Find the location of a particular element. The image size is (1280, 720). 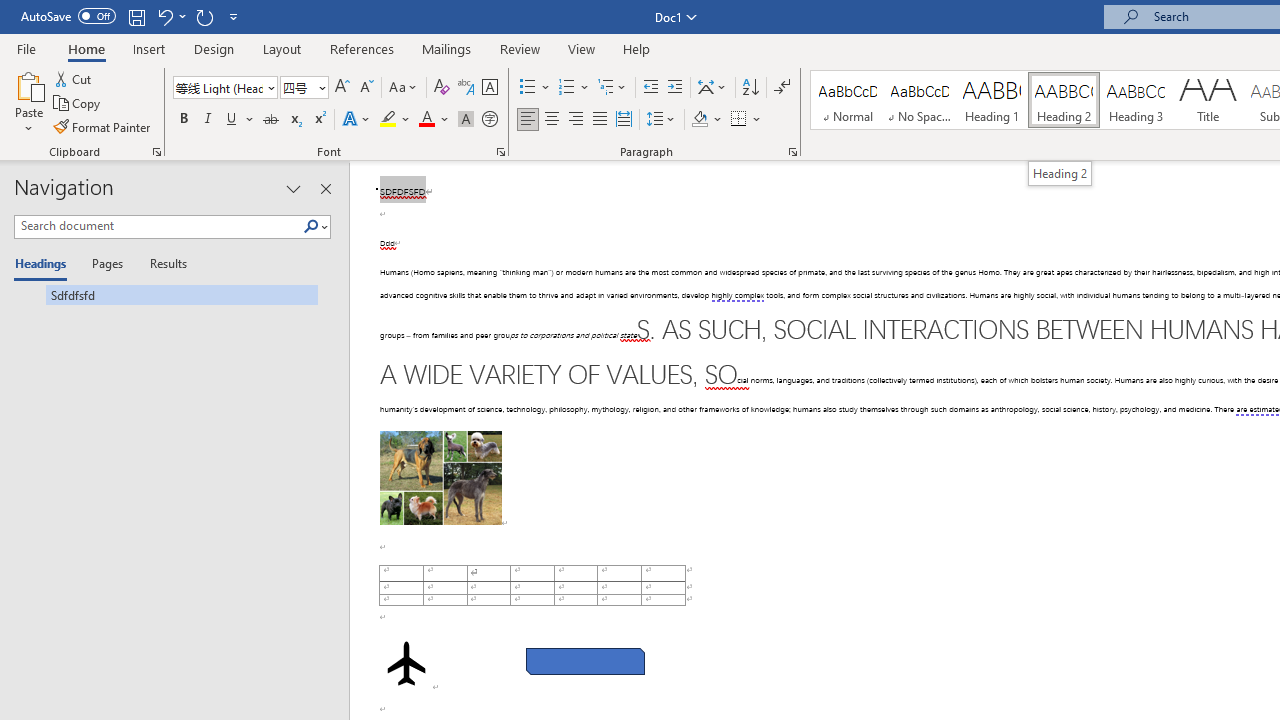

'Pages' is located at coordinates (104, 264).